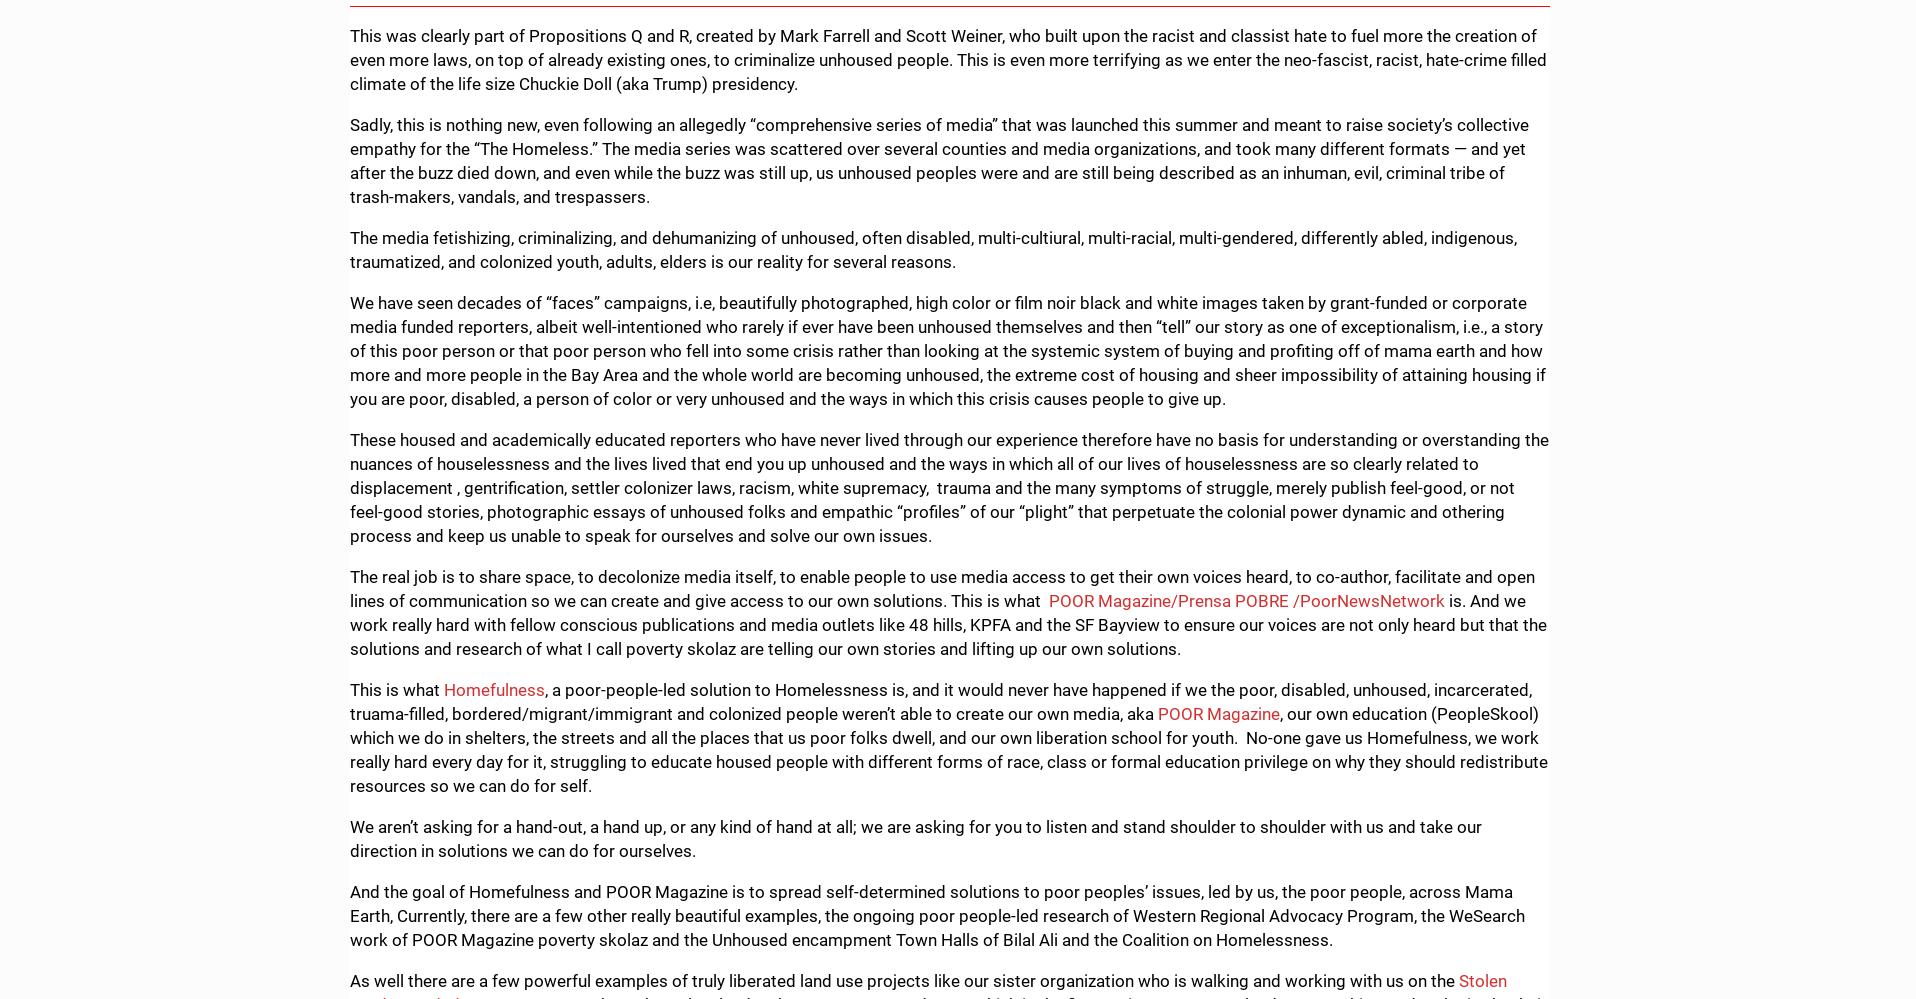  What do you see at coordinates (933, 248) in the screenshot?
I see `'The media fetishizing, criminalizing, and dehumanizing of unhoused, often disabled, multi-cultiural, multi-racial, multi-gendered, differently abled, indigenous, traumatized, and colonized youth, adults, elders is our reality for several reasons.'` at bounding box center [933, 248].